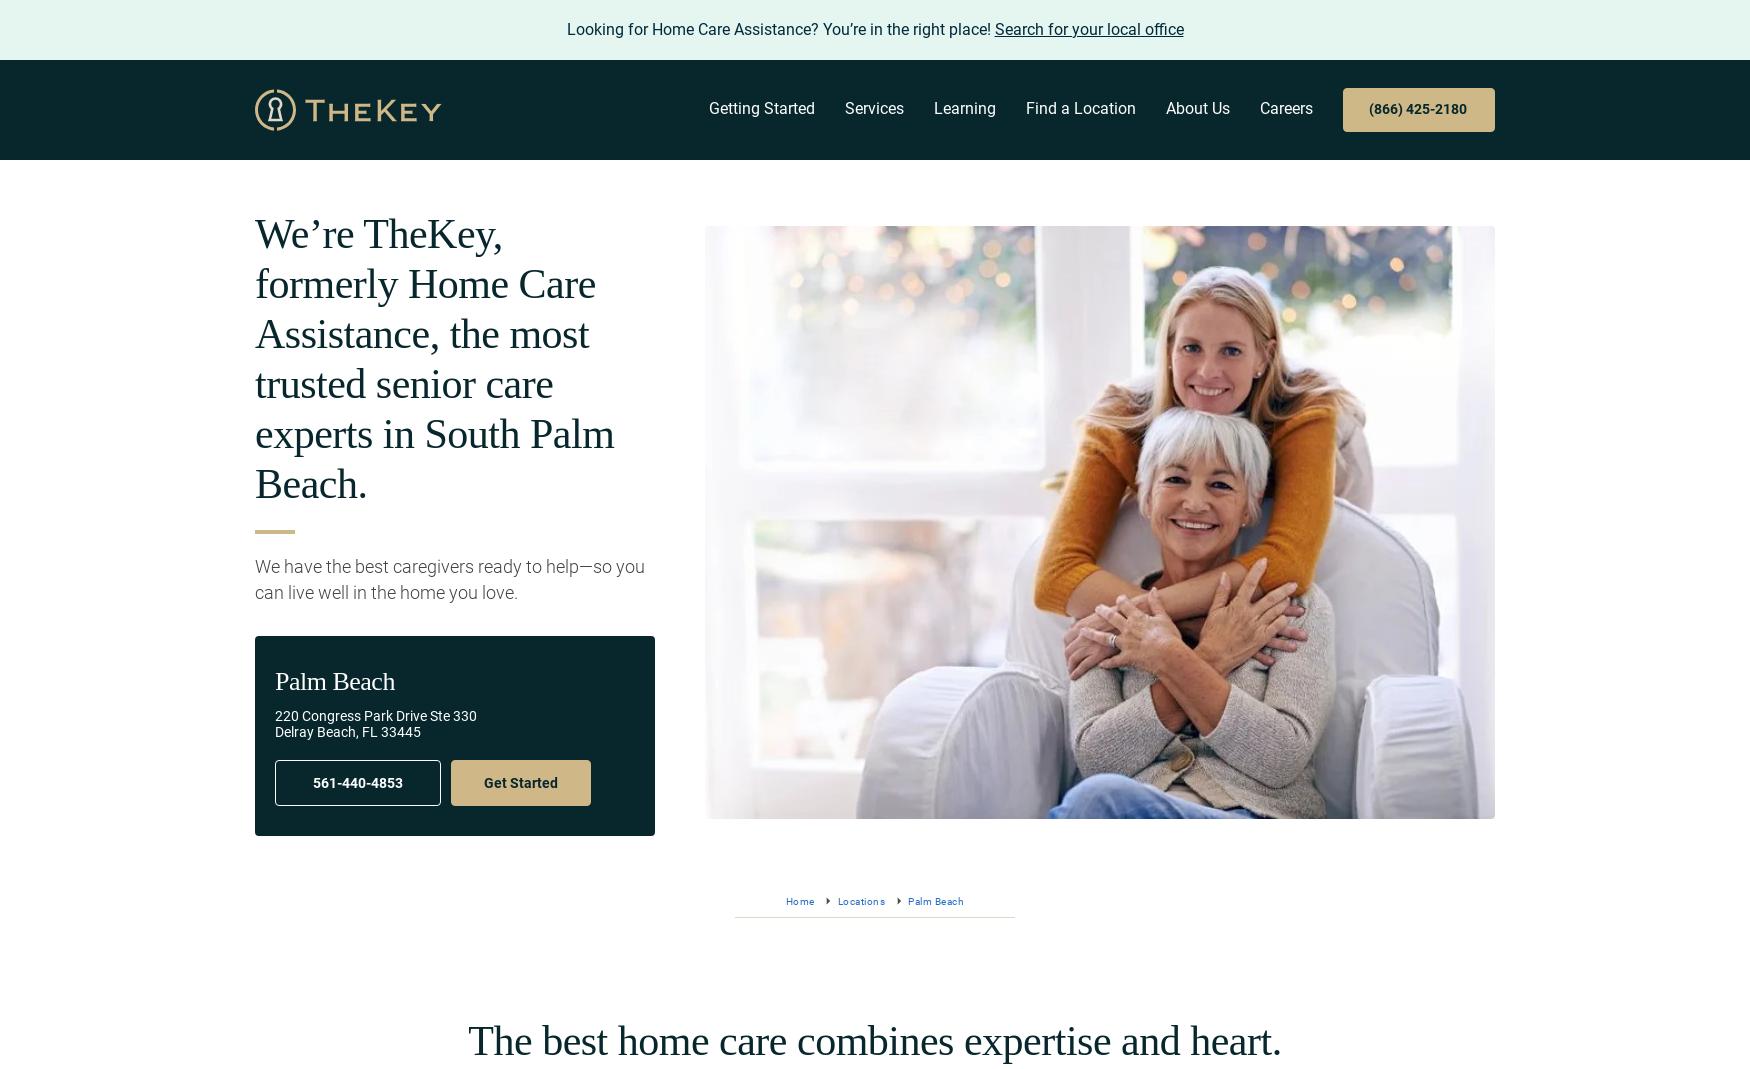 The image size is (1750, 1069). What do you see at coordinates (820, 375) in the screenshot?
I see `'Specialized Care'` at bounding box center [820, 375].